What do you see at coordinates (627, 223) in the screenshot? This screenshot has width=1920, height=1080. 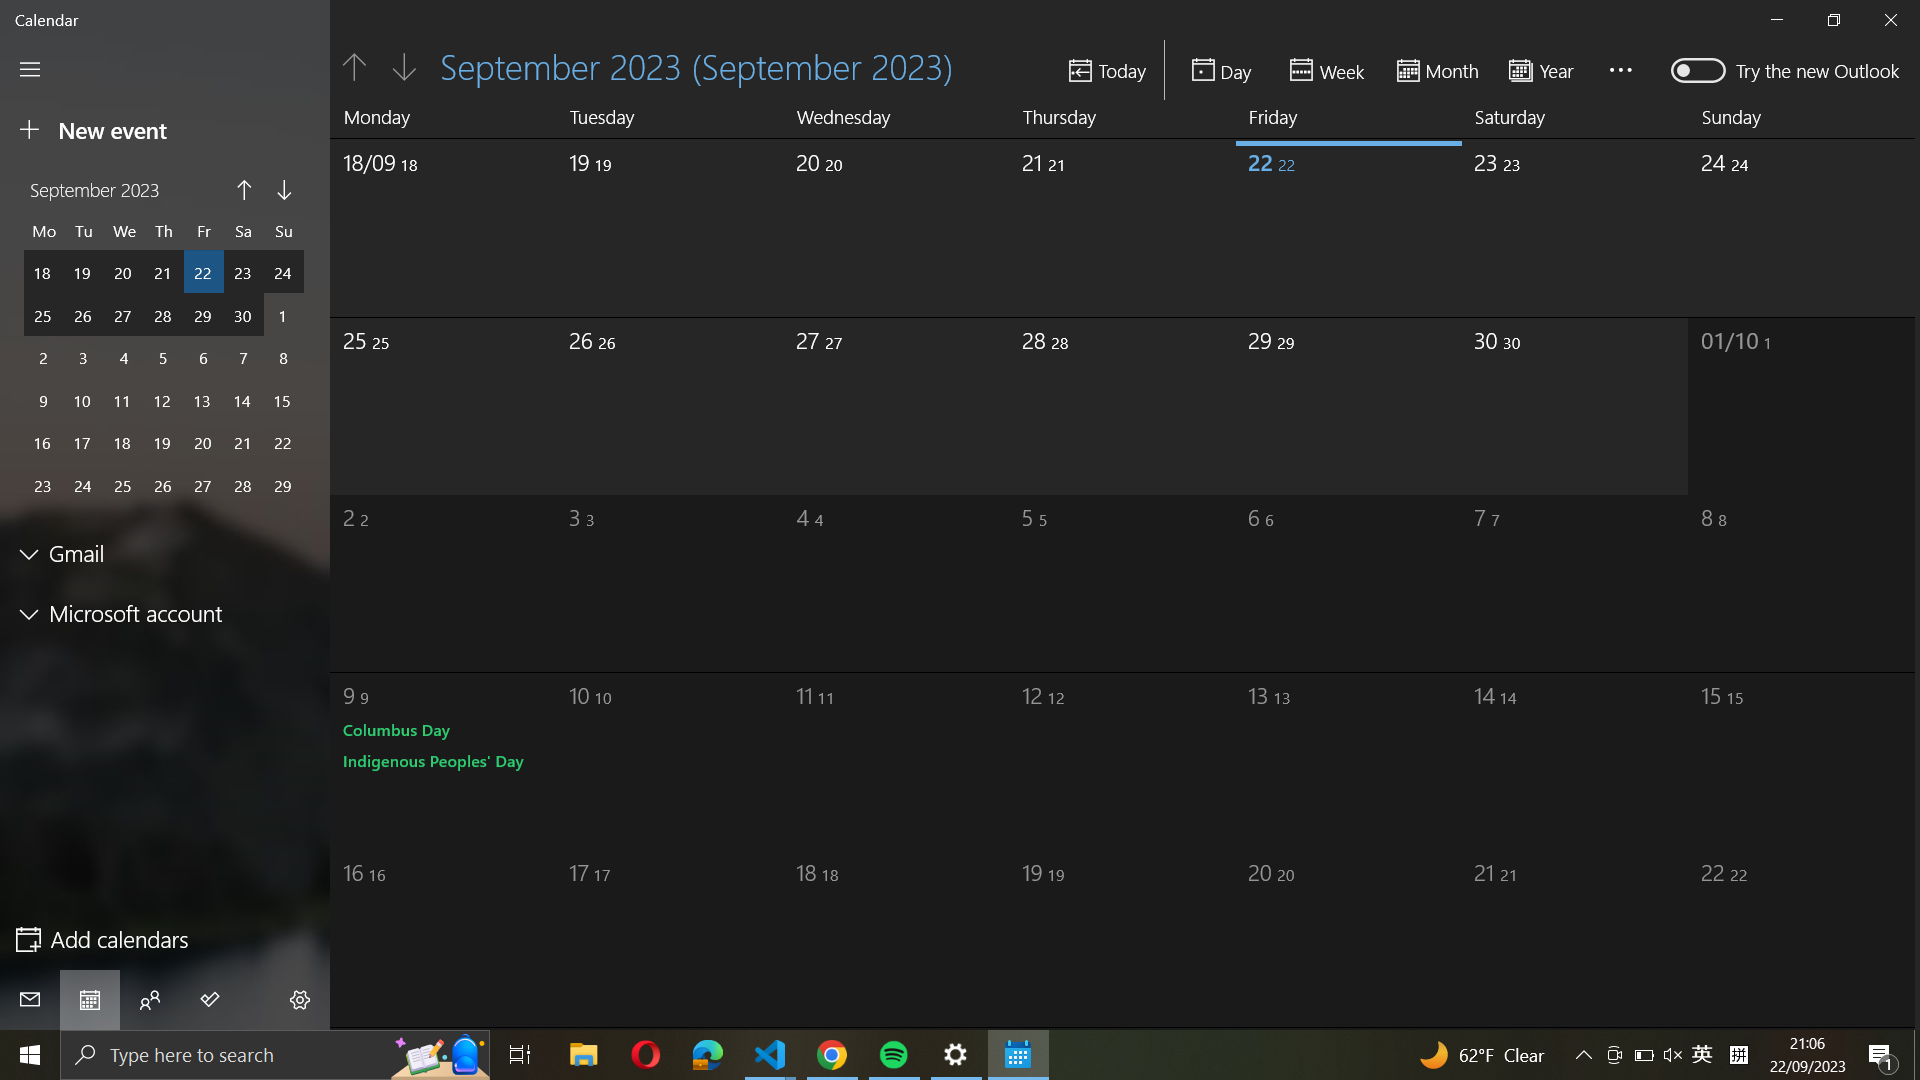 I see `date as 19/09` at bounding box center [627, 223].